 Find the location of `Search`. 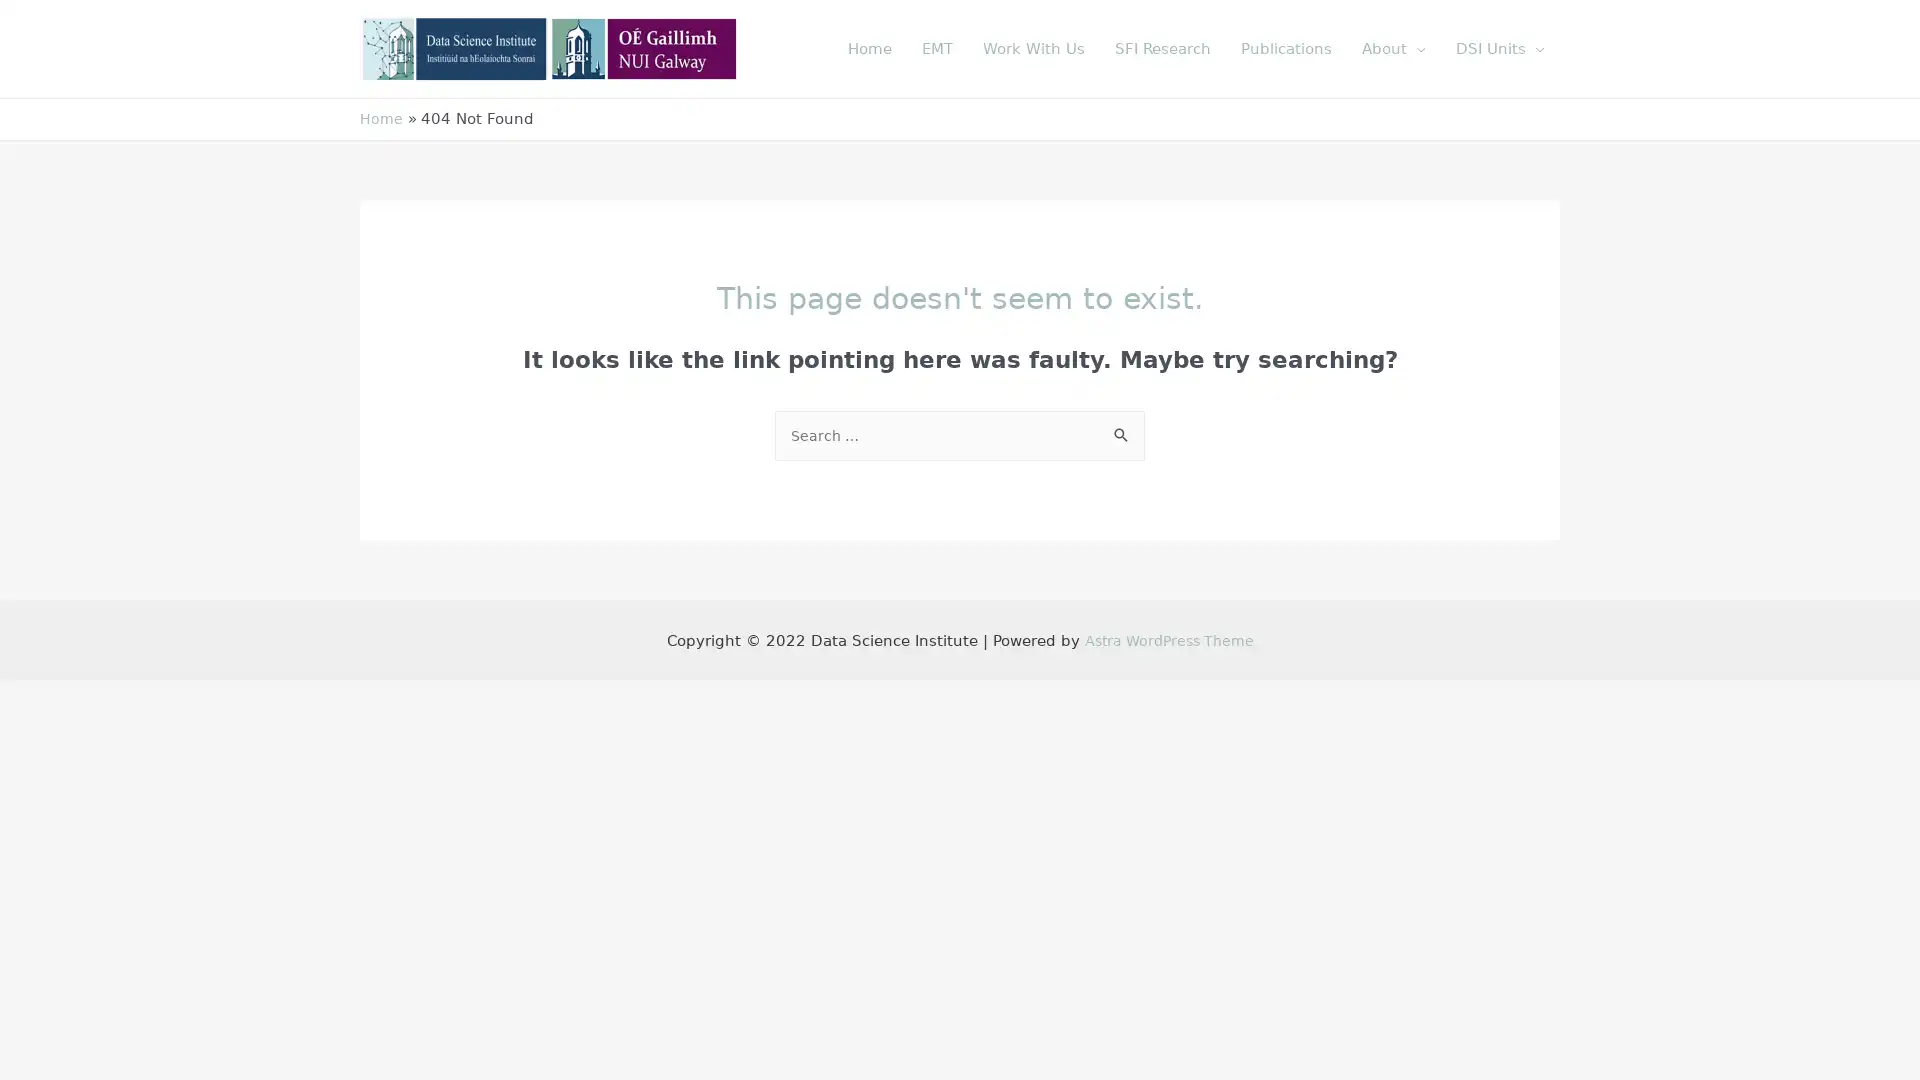

Search is located at coordinates (1122, 430).